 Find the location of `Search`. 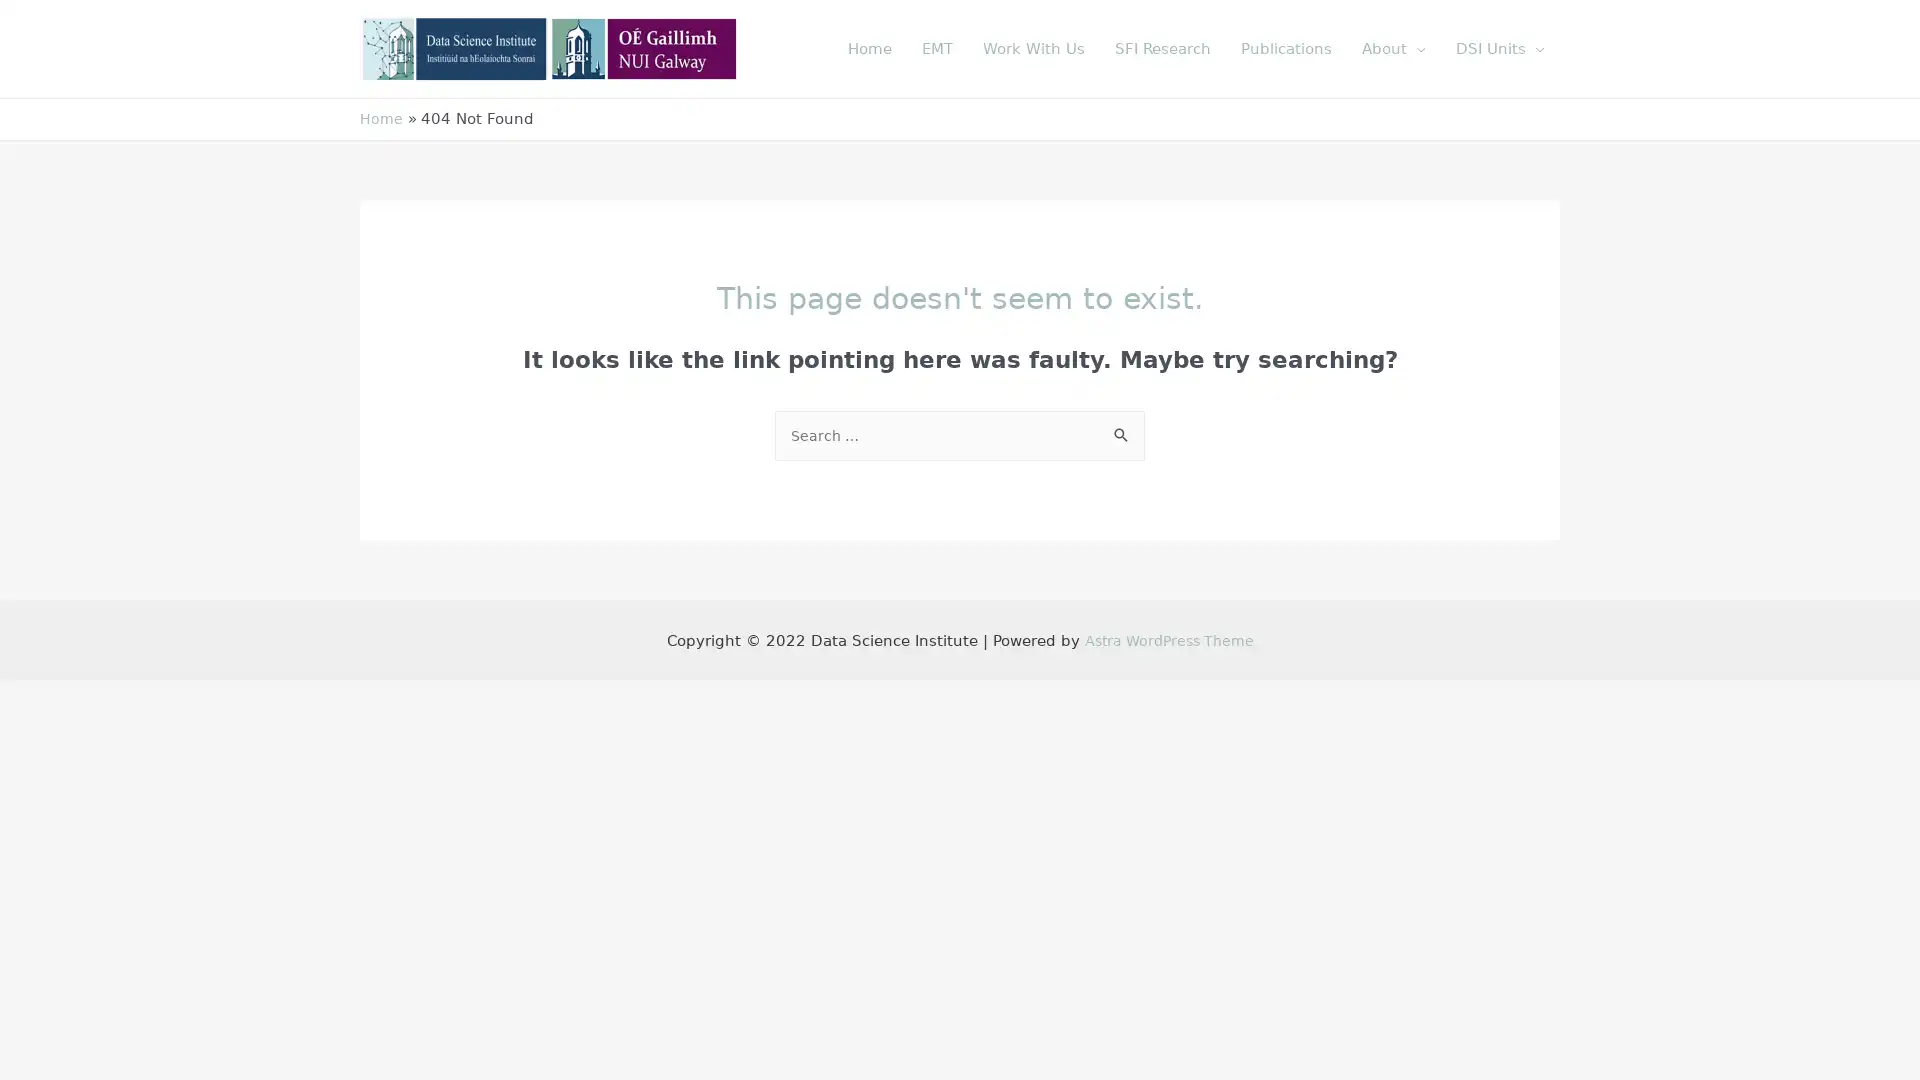

Search is located at coordinates (1122, 430).